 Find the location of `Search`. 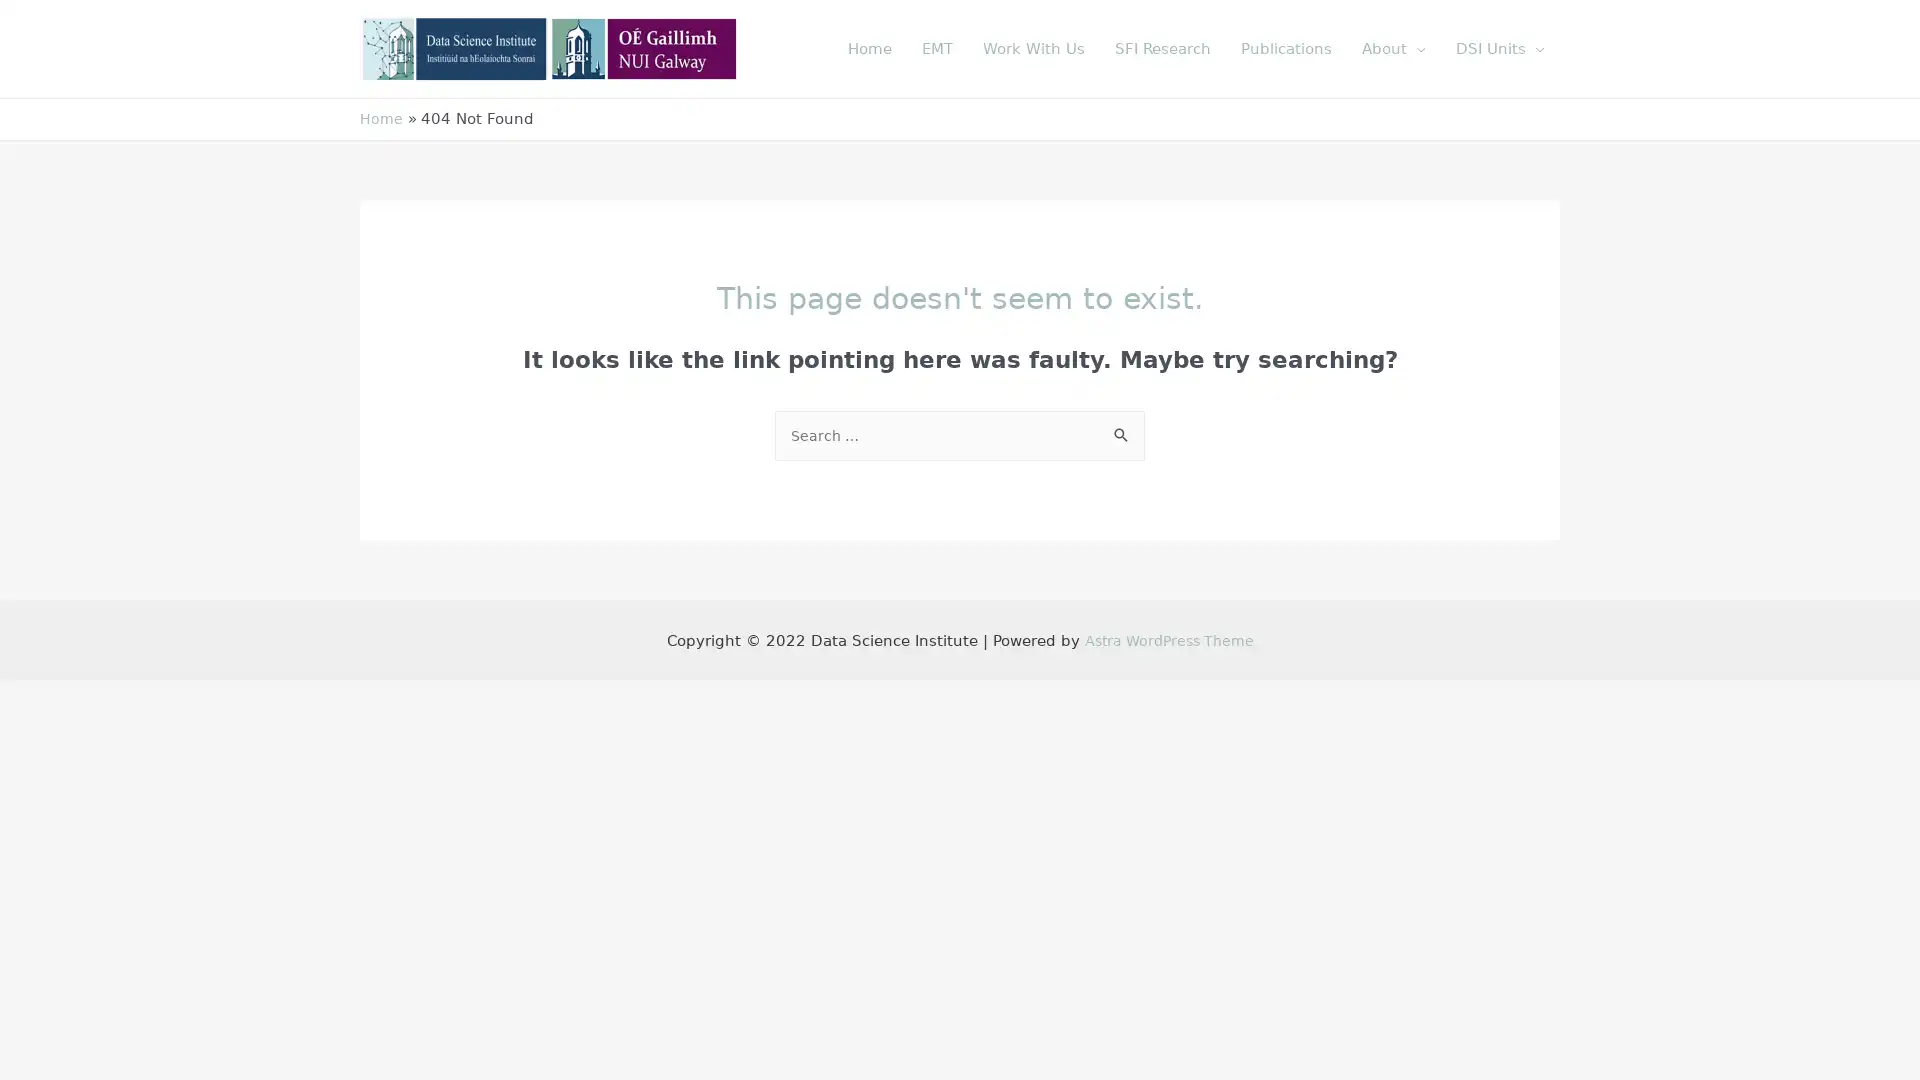

Search is located at coordinates (1122, 430).